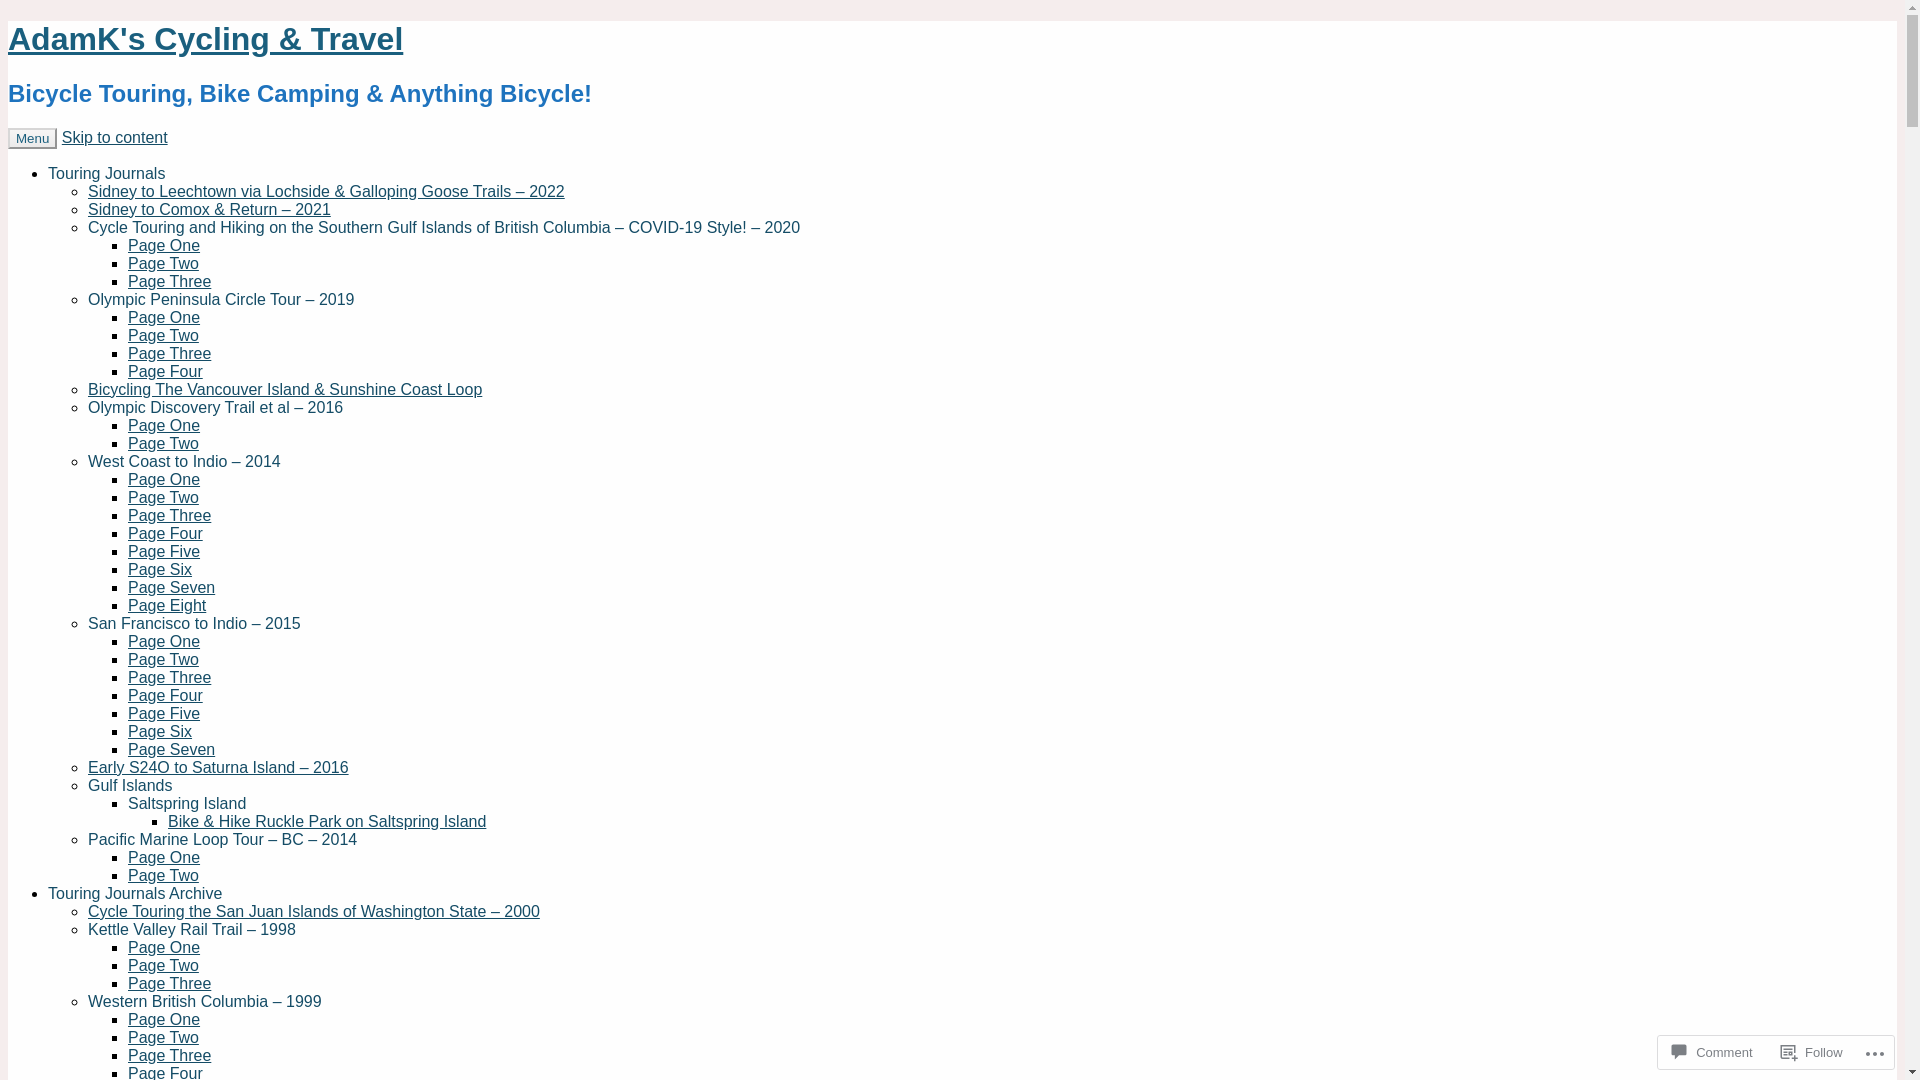 The image size is (1920, 1080). I want to click on 'Skip to content', so click(114, 136).